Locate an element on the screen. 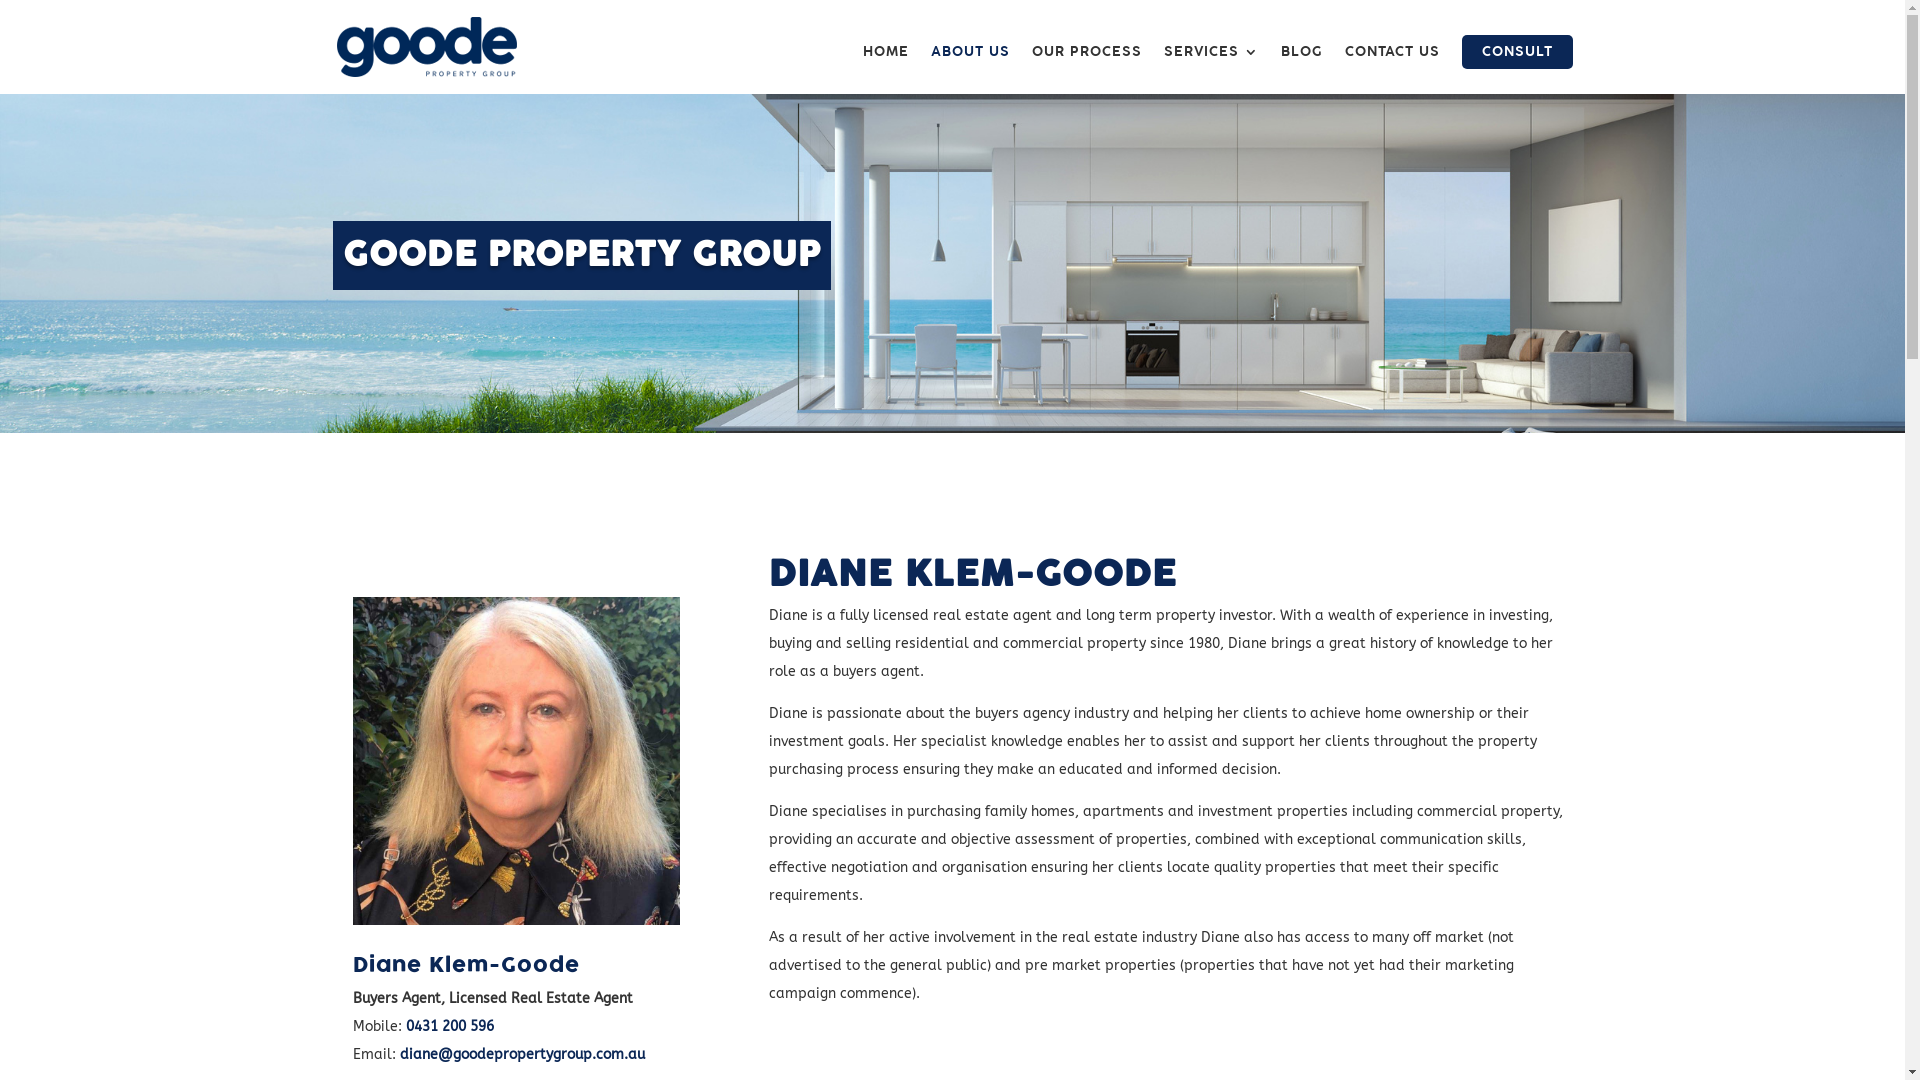 This screenshot has height=1080, width=1920. 'HOME' is located at coordinates (883, 68).